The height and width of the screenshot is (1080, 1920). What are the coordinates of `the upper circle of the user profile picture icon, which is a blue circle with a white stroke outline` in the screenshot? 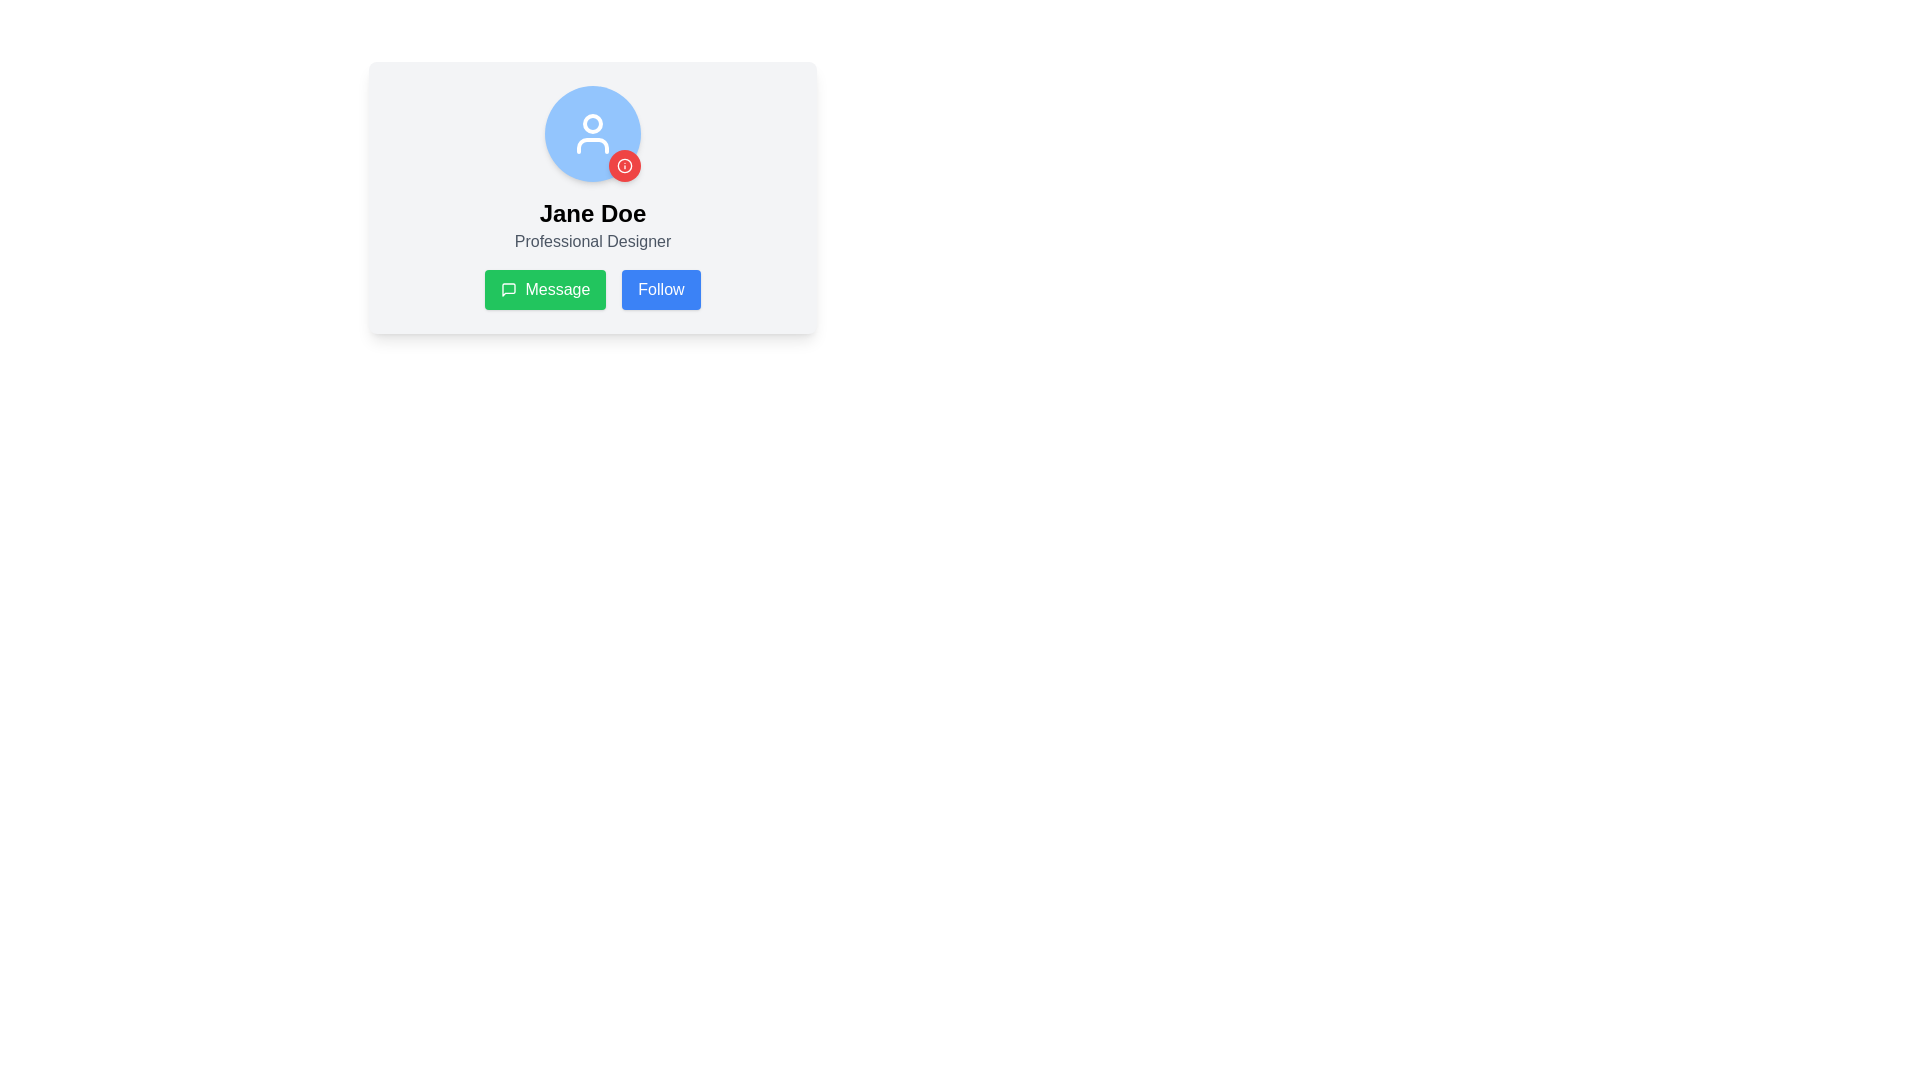 It's located at (592, 123).